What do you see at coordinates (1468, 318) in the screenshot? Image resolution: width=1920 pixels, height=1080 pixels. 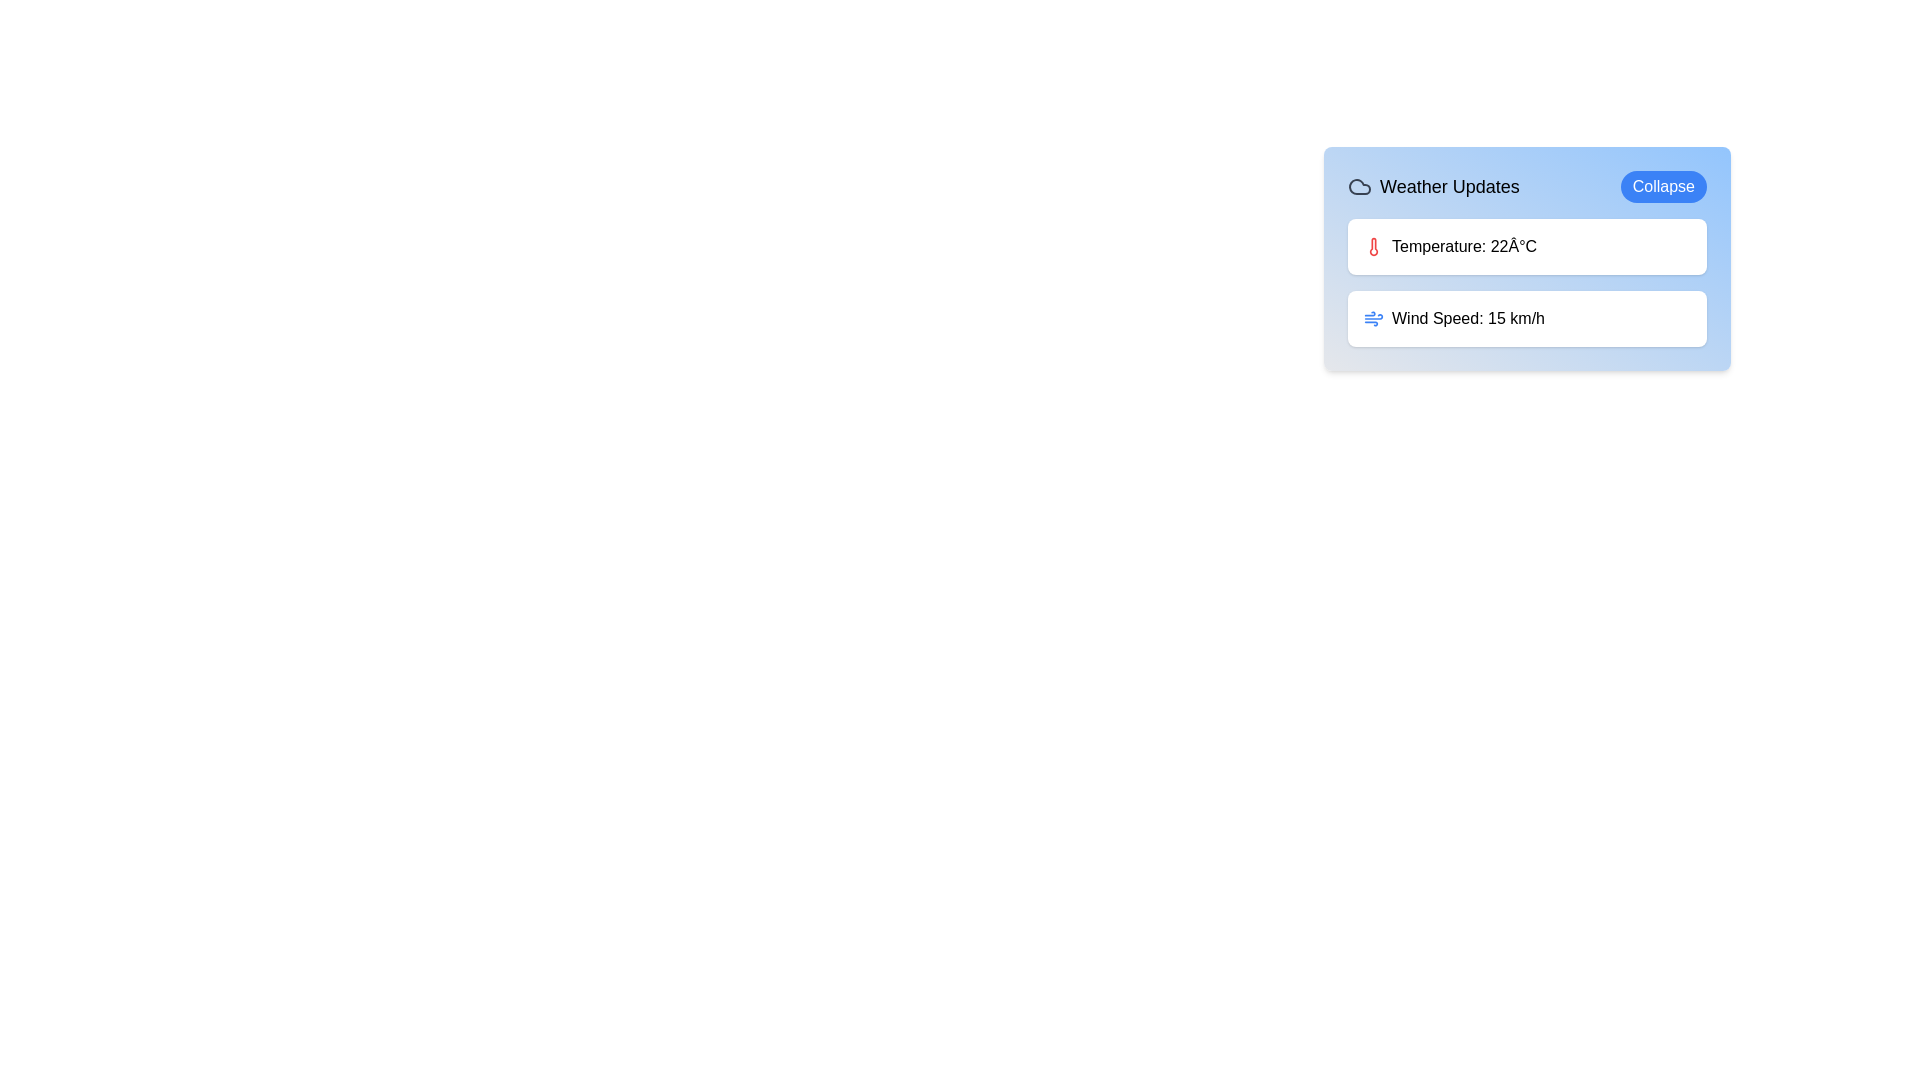 I see `the wind speed information text label located in the bottom section of the 'Weather Updates' card, next to the wind icon and below the temperature label` at bounding box center [1468, 318].